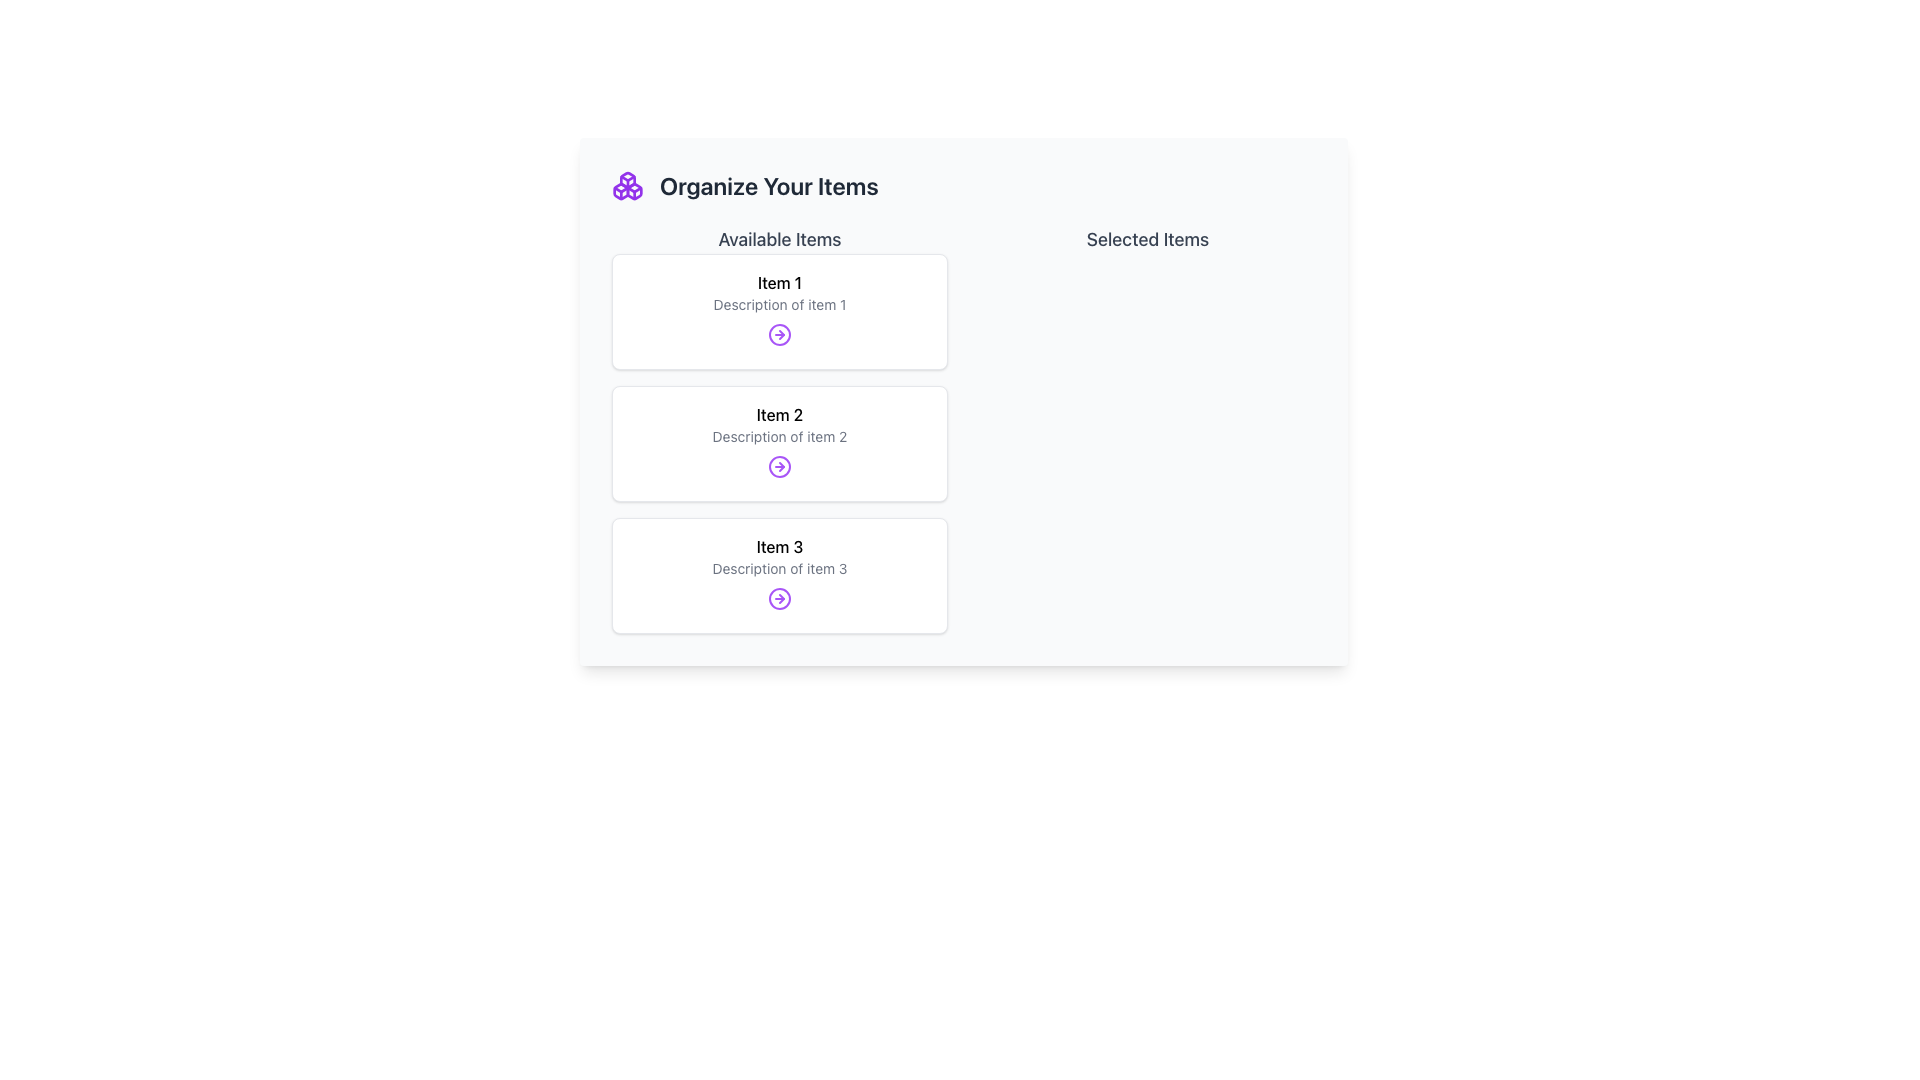 The height and width of the screenshot is (1080, 1920). Describe the element at coordinates (778, 597) in the screenshot. I see `the circular purple icon button containing a right-pointing arrow located below the description text of 'Item 3' in the bordered white box to interact with it` at that location.